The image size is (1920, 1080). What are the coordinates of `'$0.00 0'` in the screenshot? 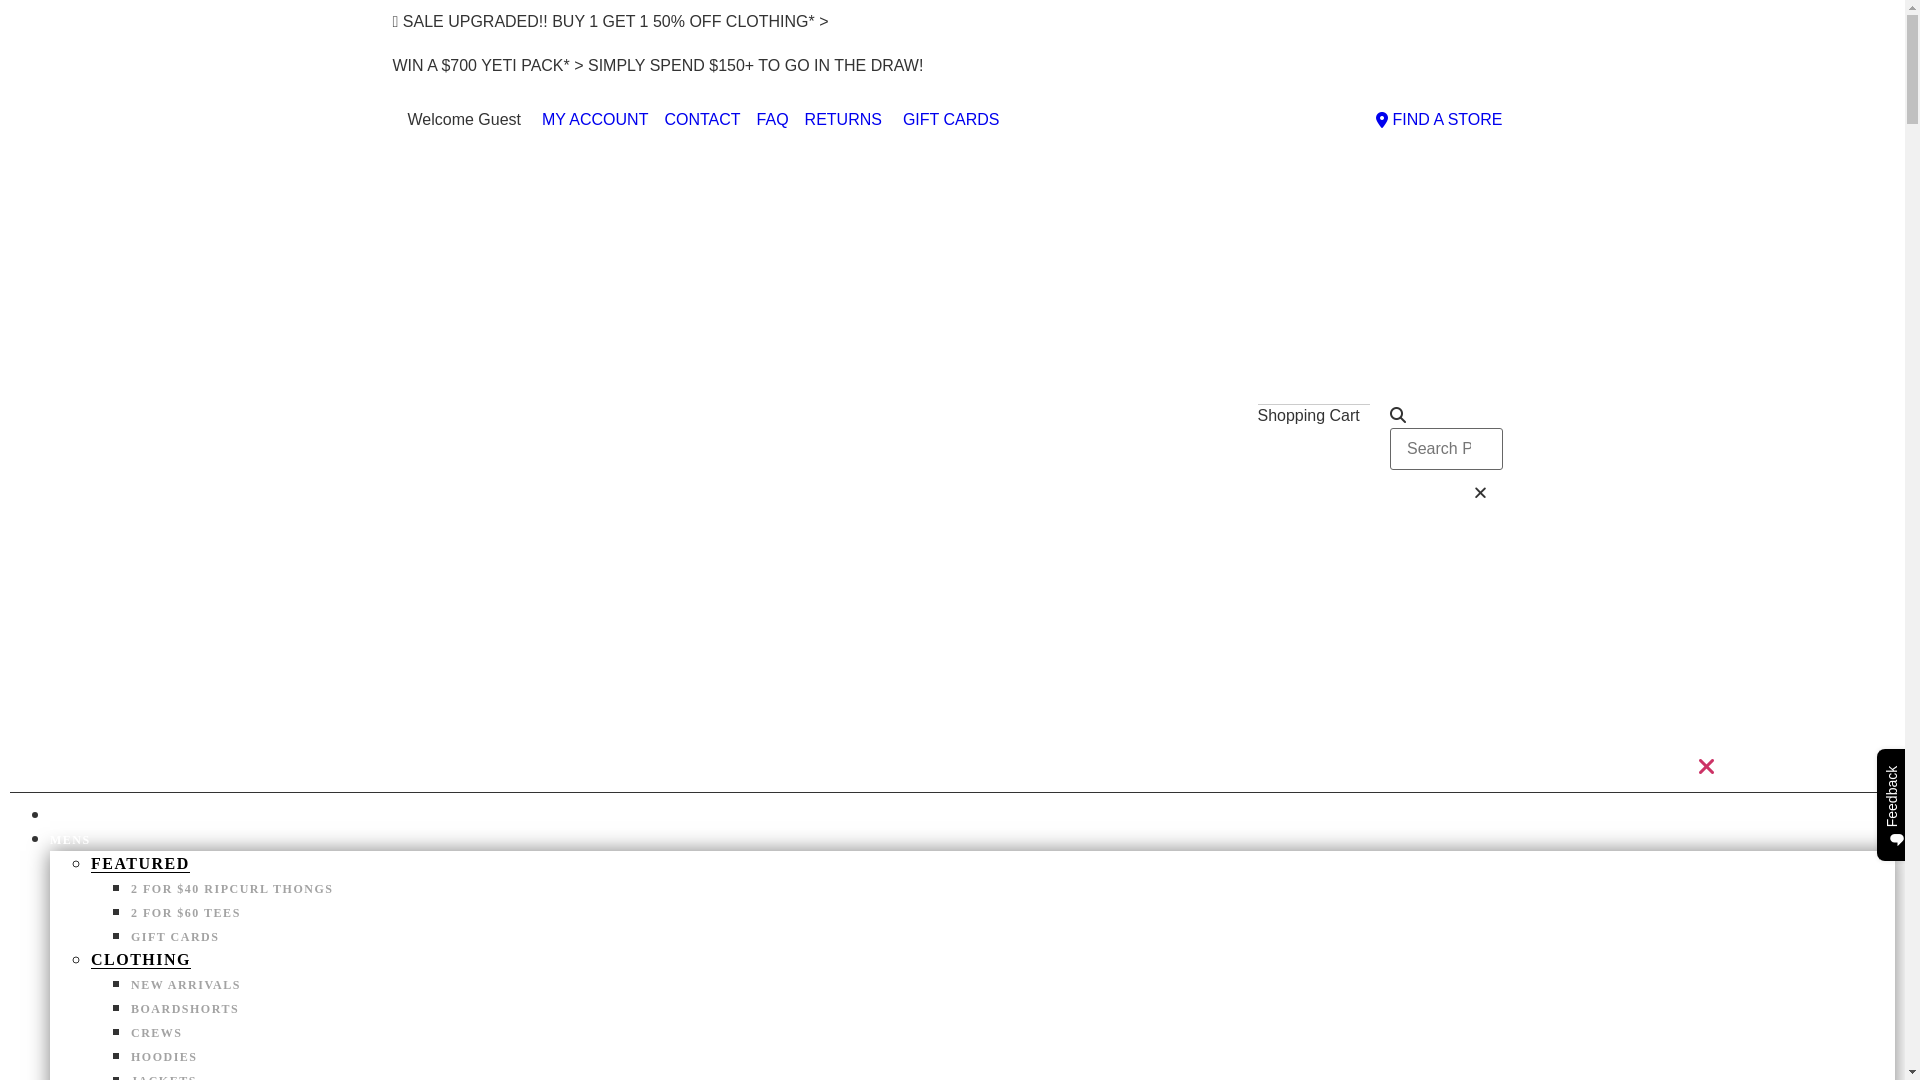 It's located at (1314, 441).